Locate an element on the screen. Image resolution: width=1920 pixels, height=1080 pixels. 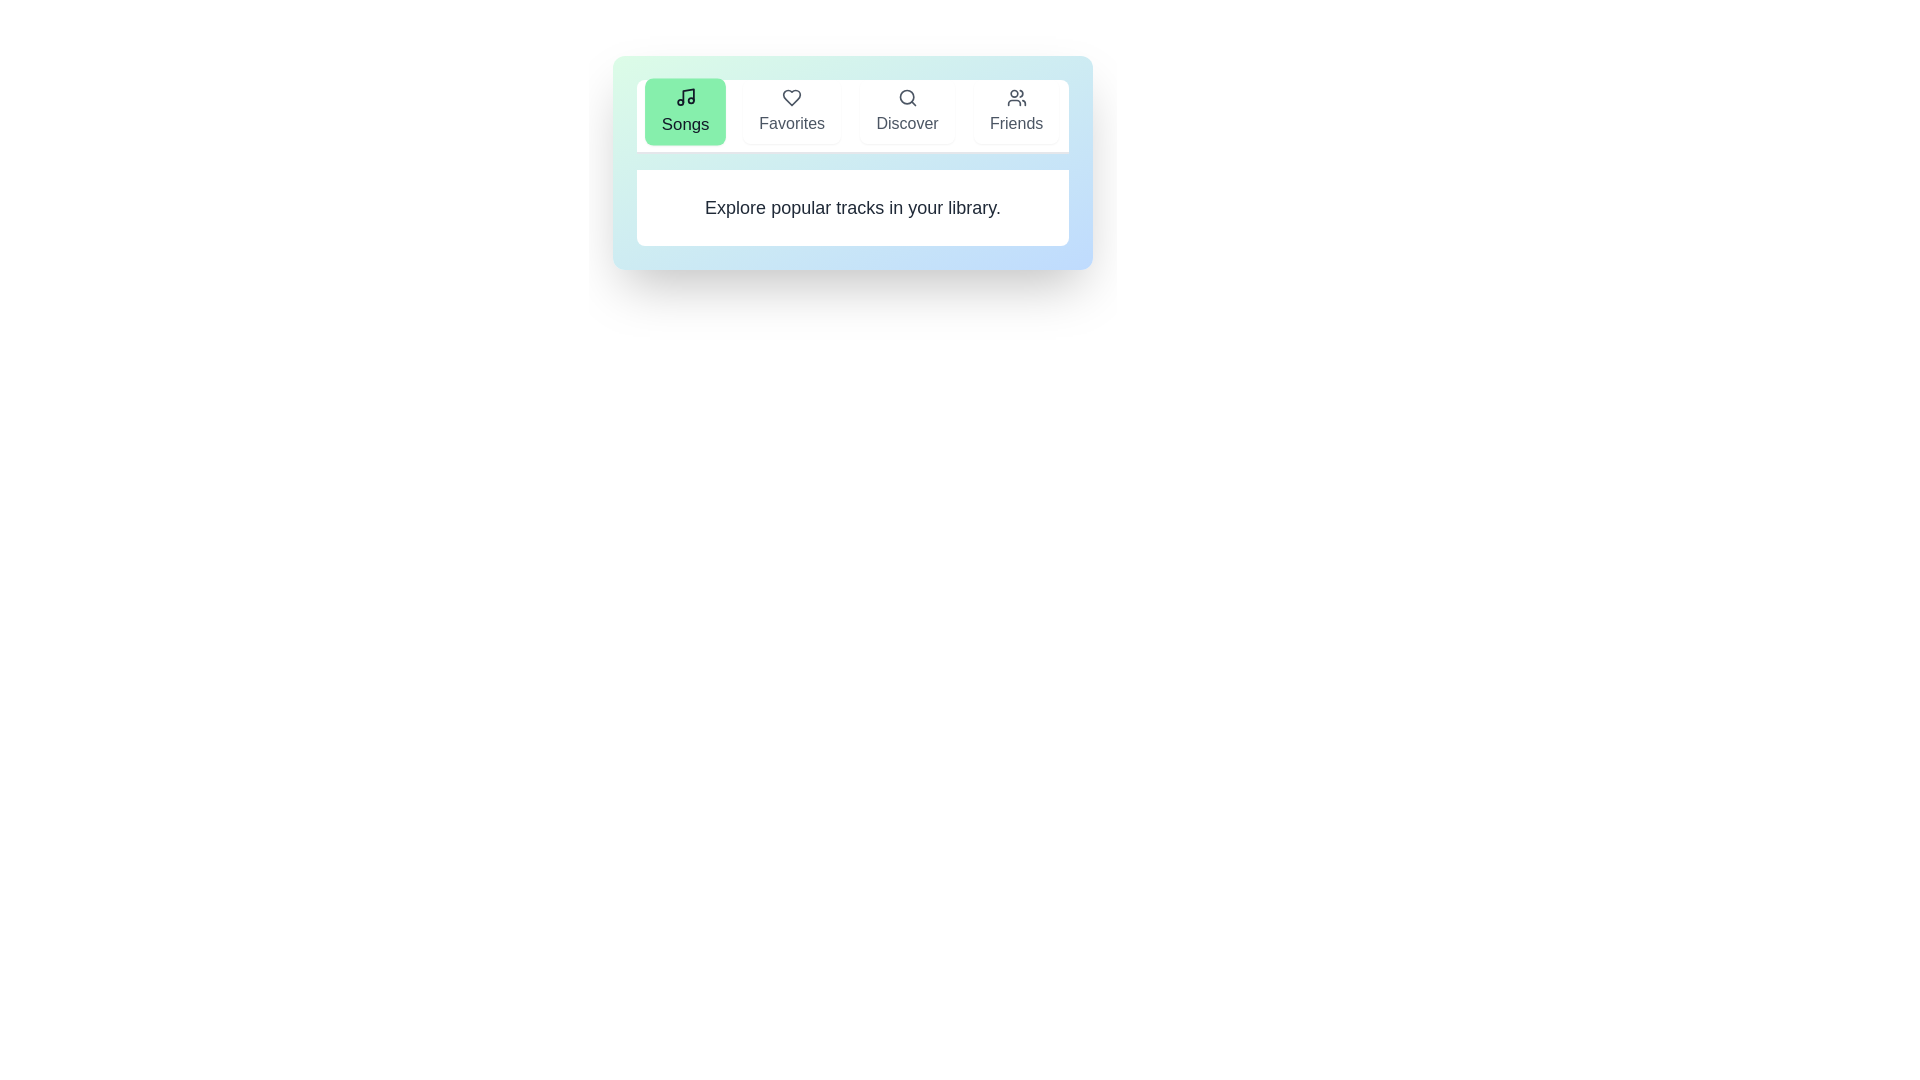
the Discover tab by clicking on it is located at coordinates (906, 111).